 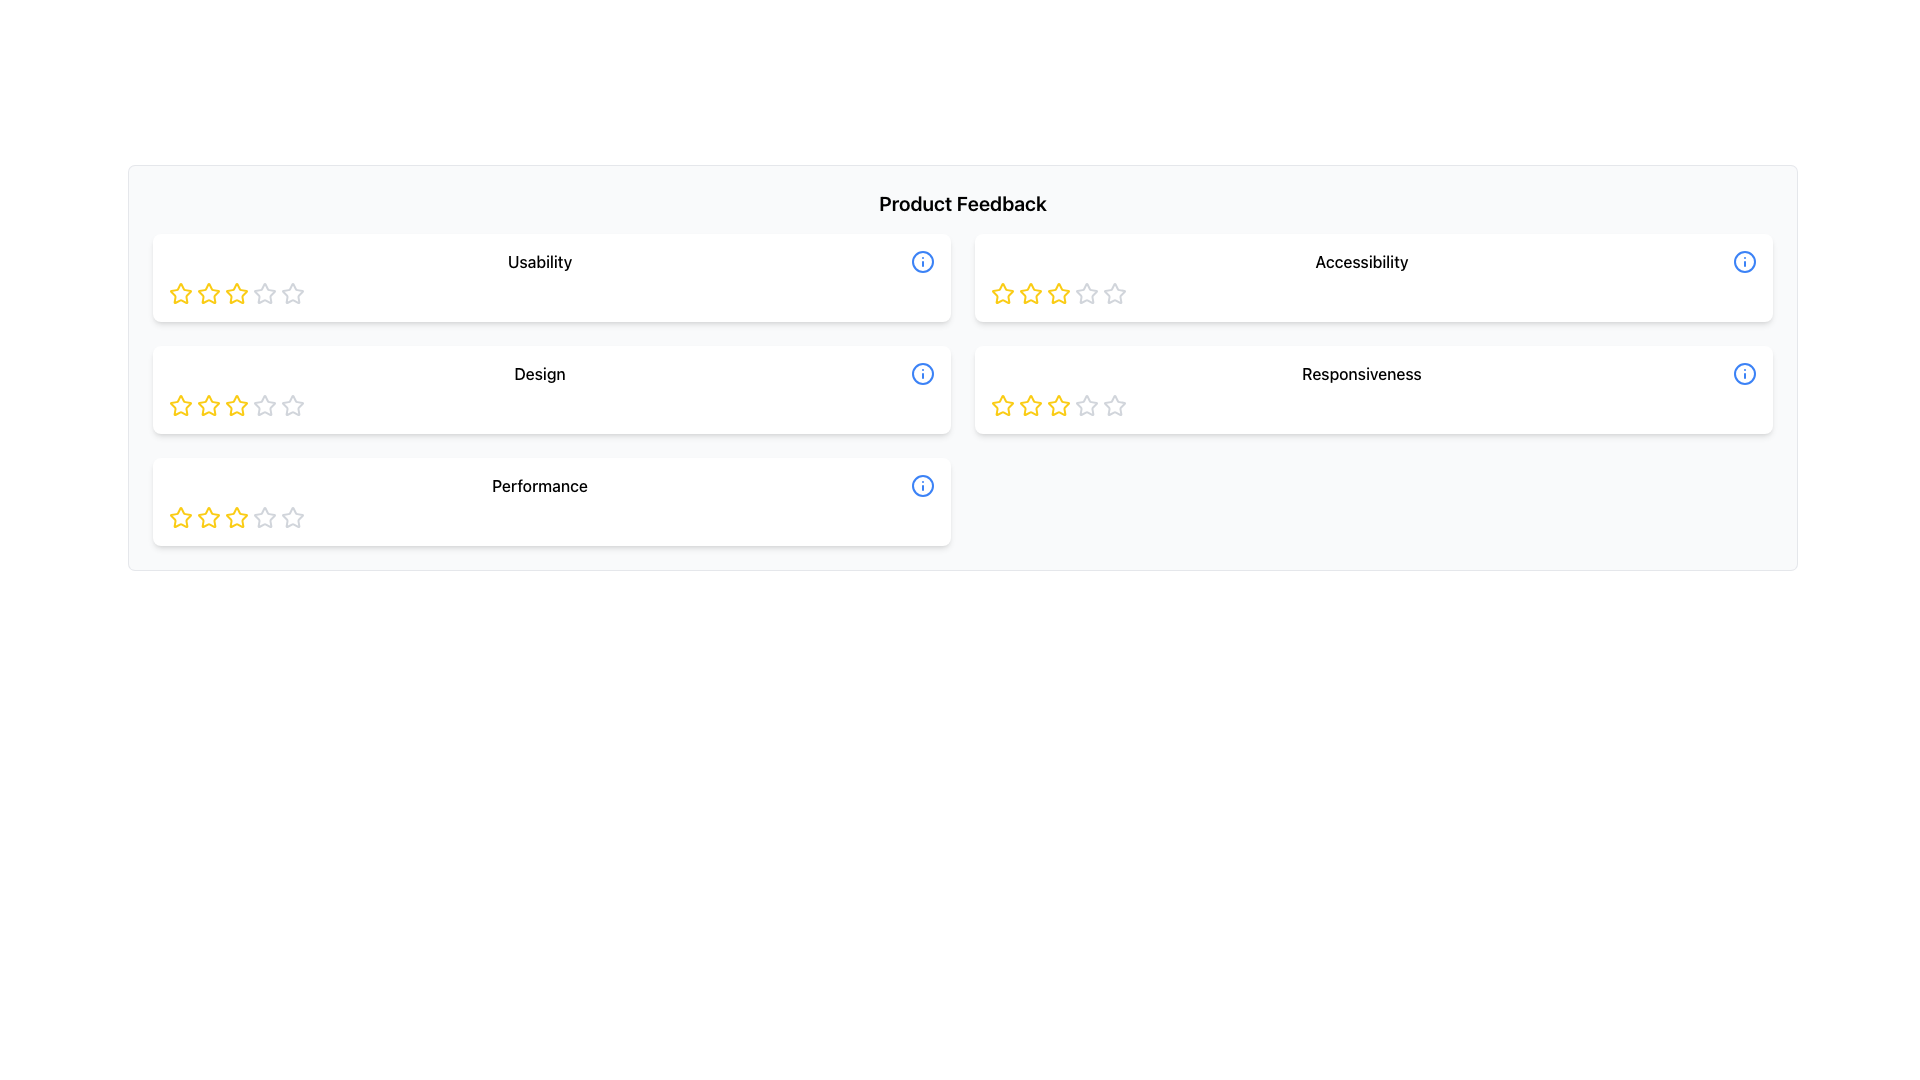 I want to click on the fourth star icon in the Accessibility feedback section, which is styled with a light gray stroke and has a hollow center, so click(x=1113, y=293).